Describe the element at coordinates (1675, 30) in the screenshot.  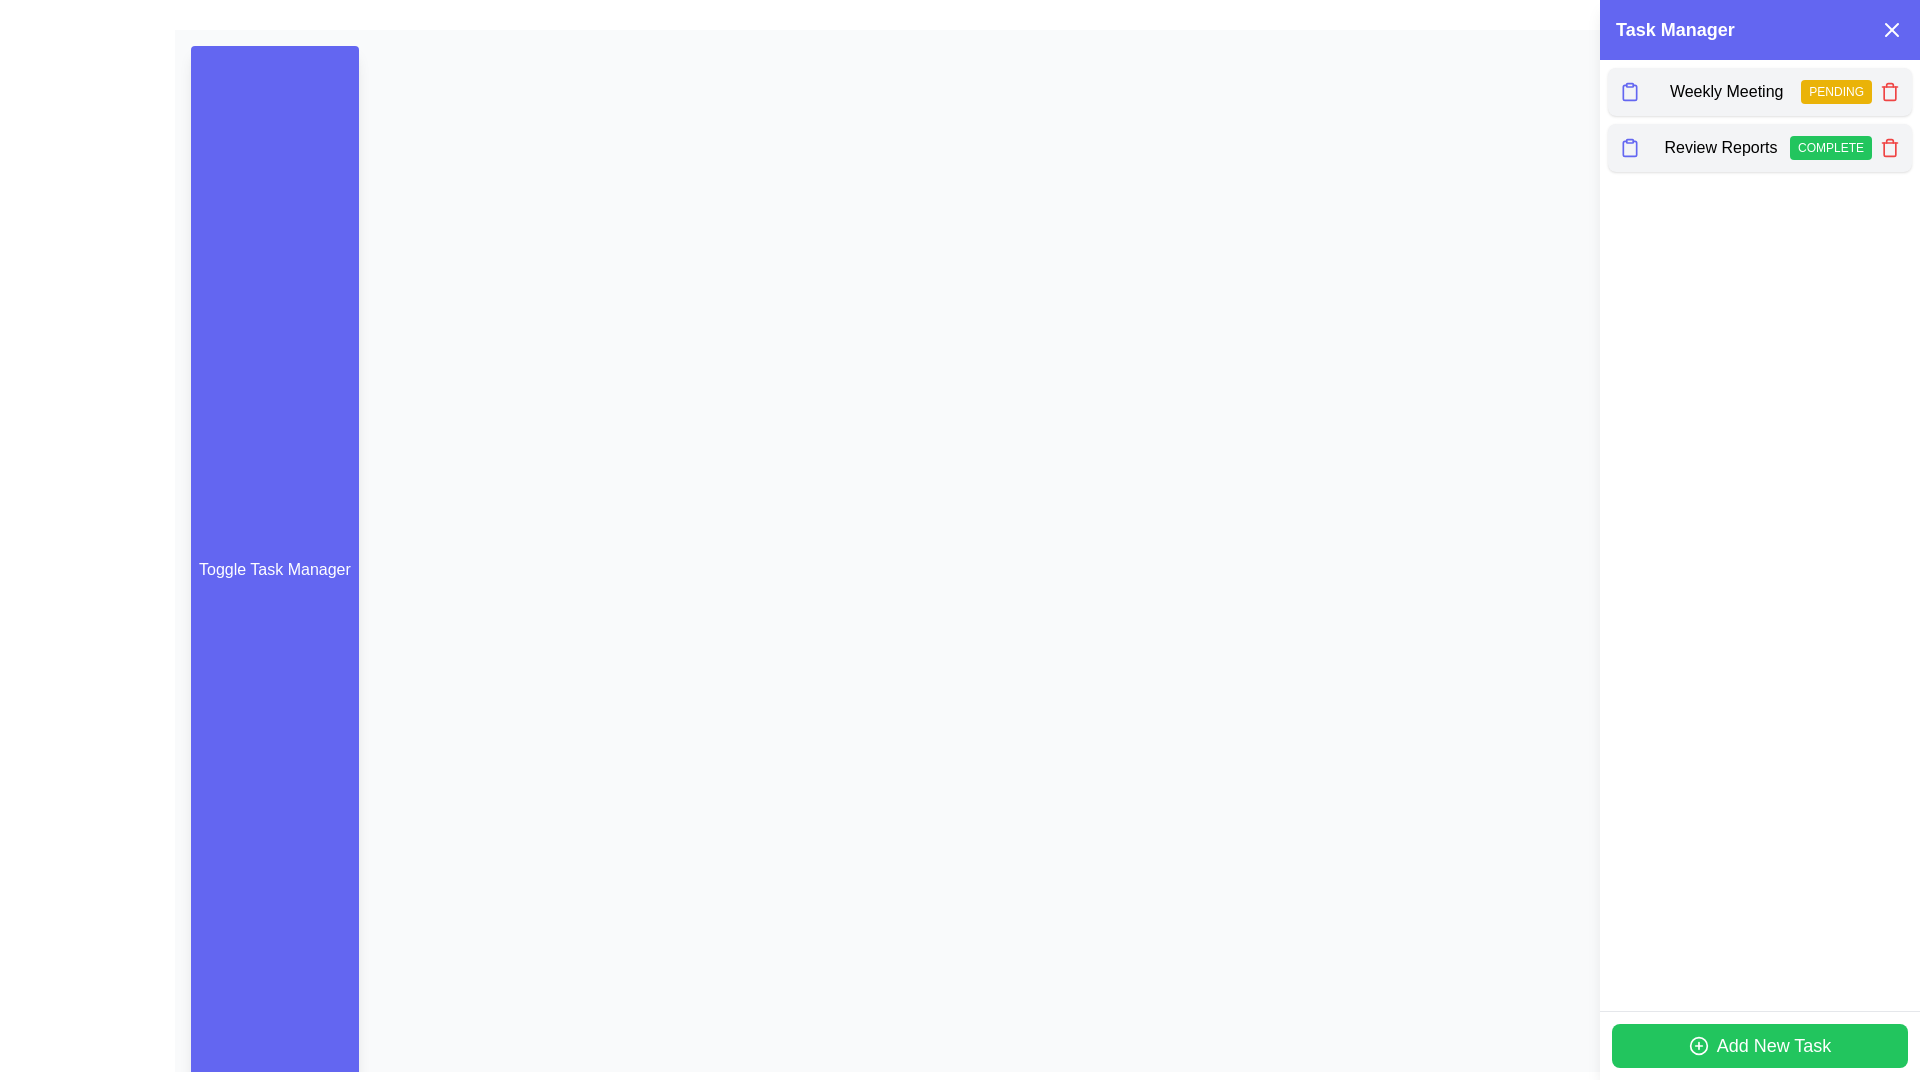
I see `the 'Task Manager' static text label, which is displayed in bold, large white font against a purple background, located in the header section to the left of the close icon` at that location.